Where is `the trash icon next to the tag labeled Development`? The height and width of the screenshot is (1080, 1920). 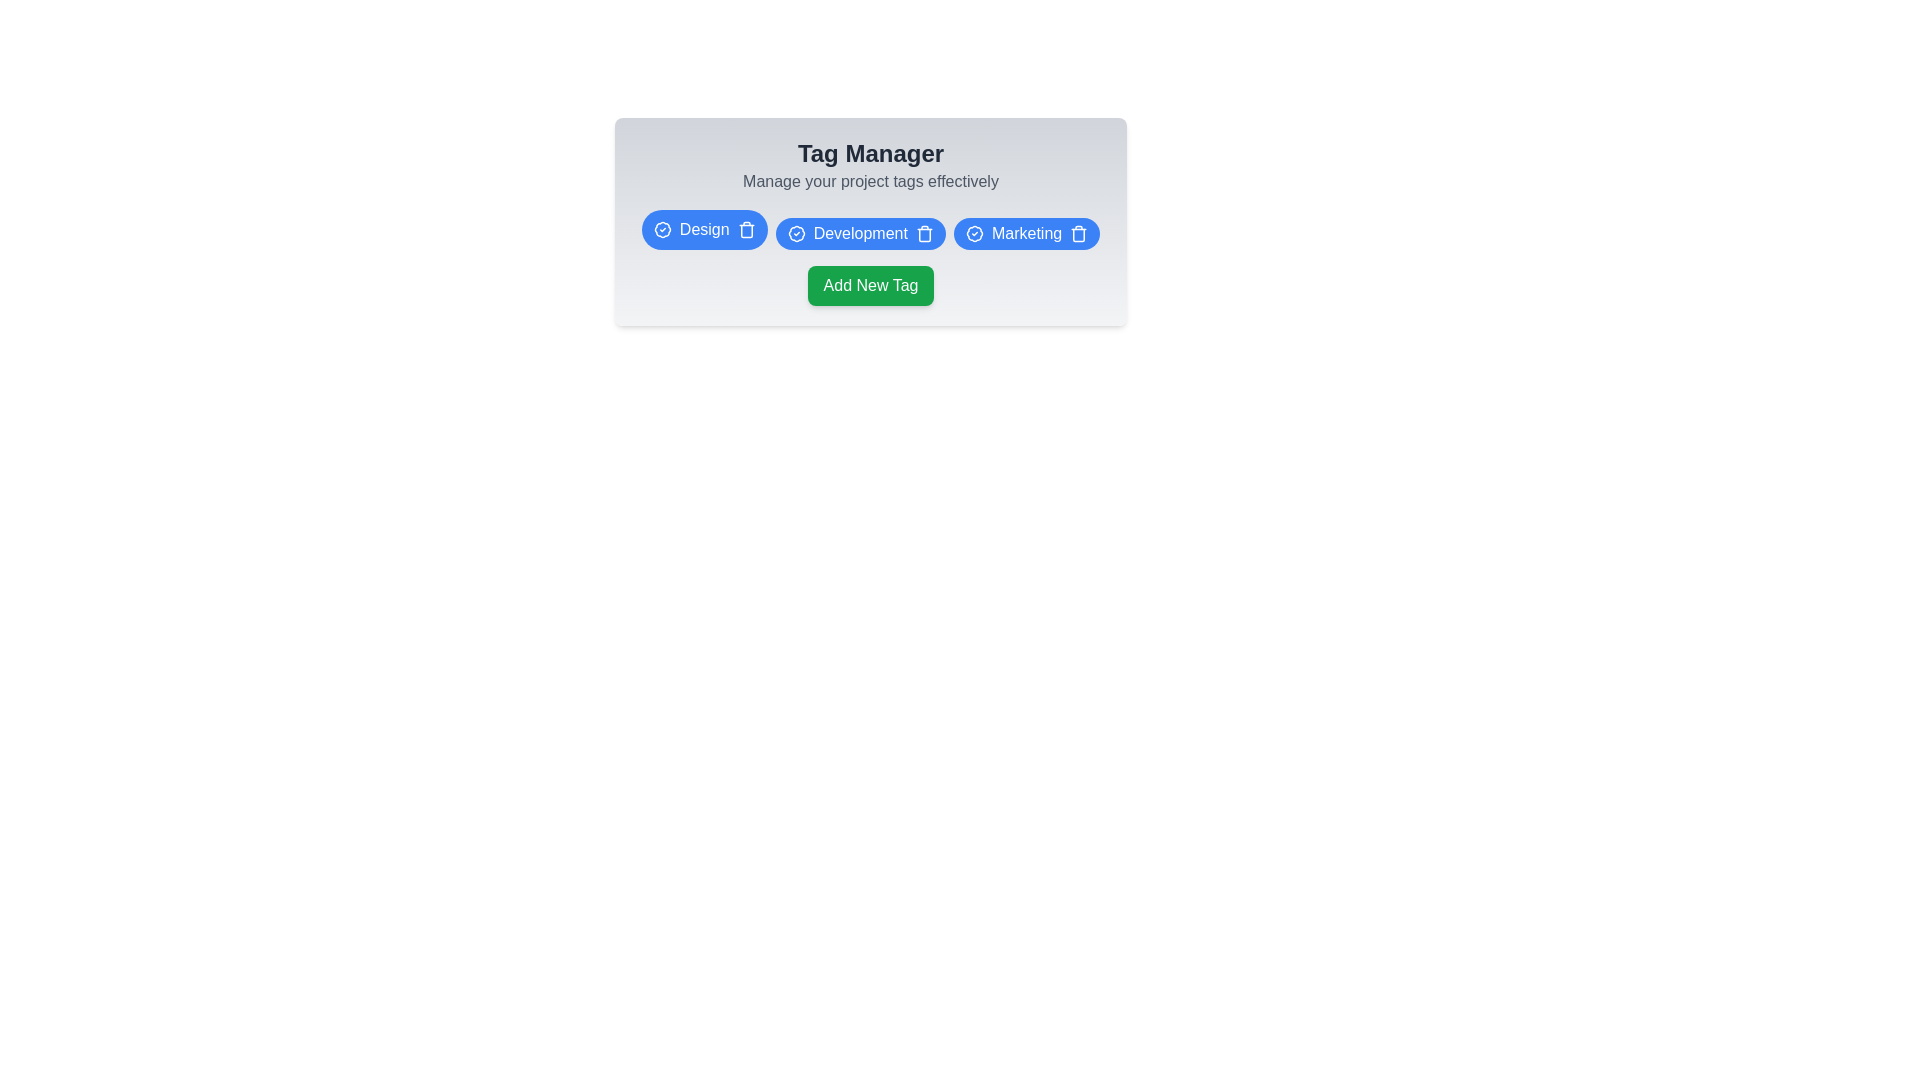
the trash icon next to the tag labeled Development is located at coordinates (923, 233).